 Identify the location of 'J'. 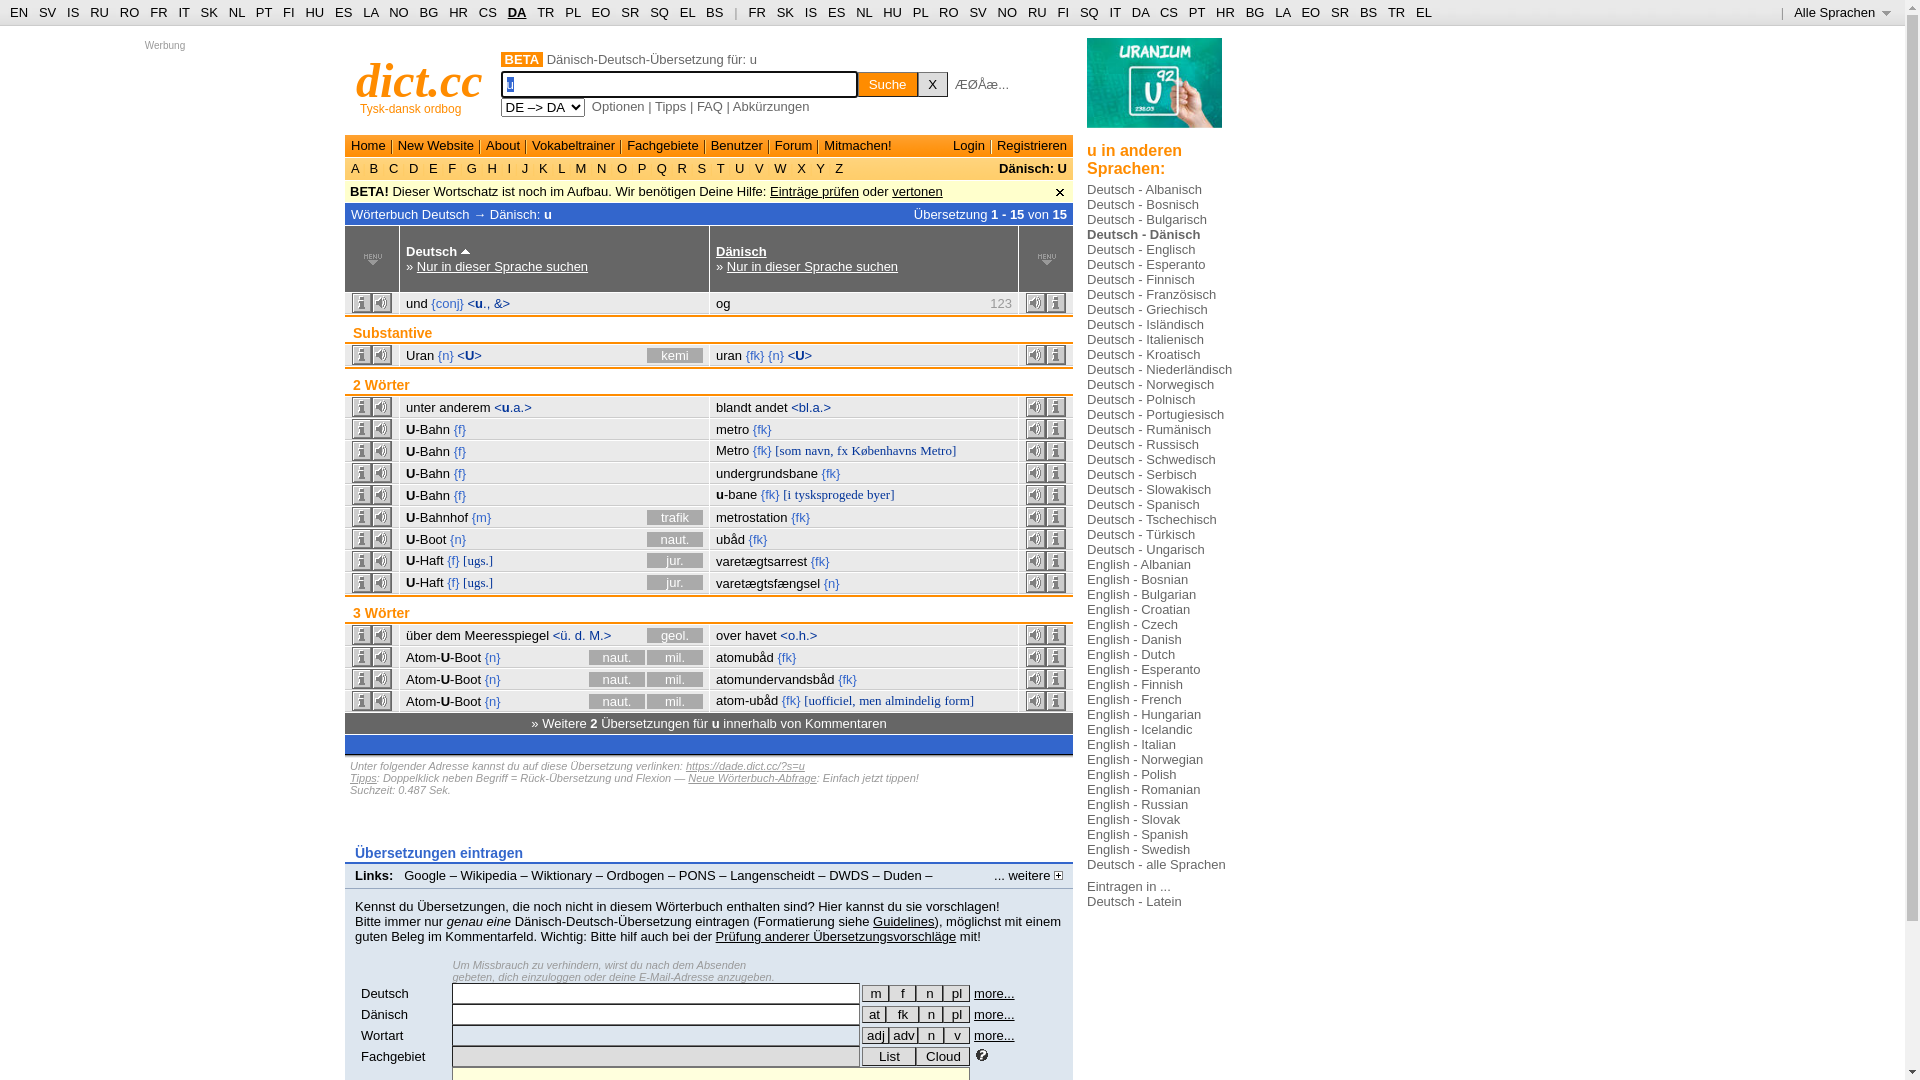
(518, 167).